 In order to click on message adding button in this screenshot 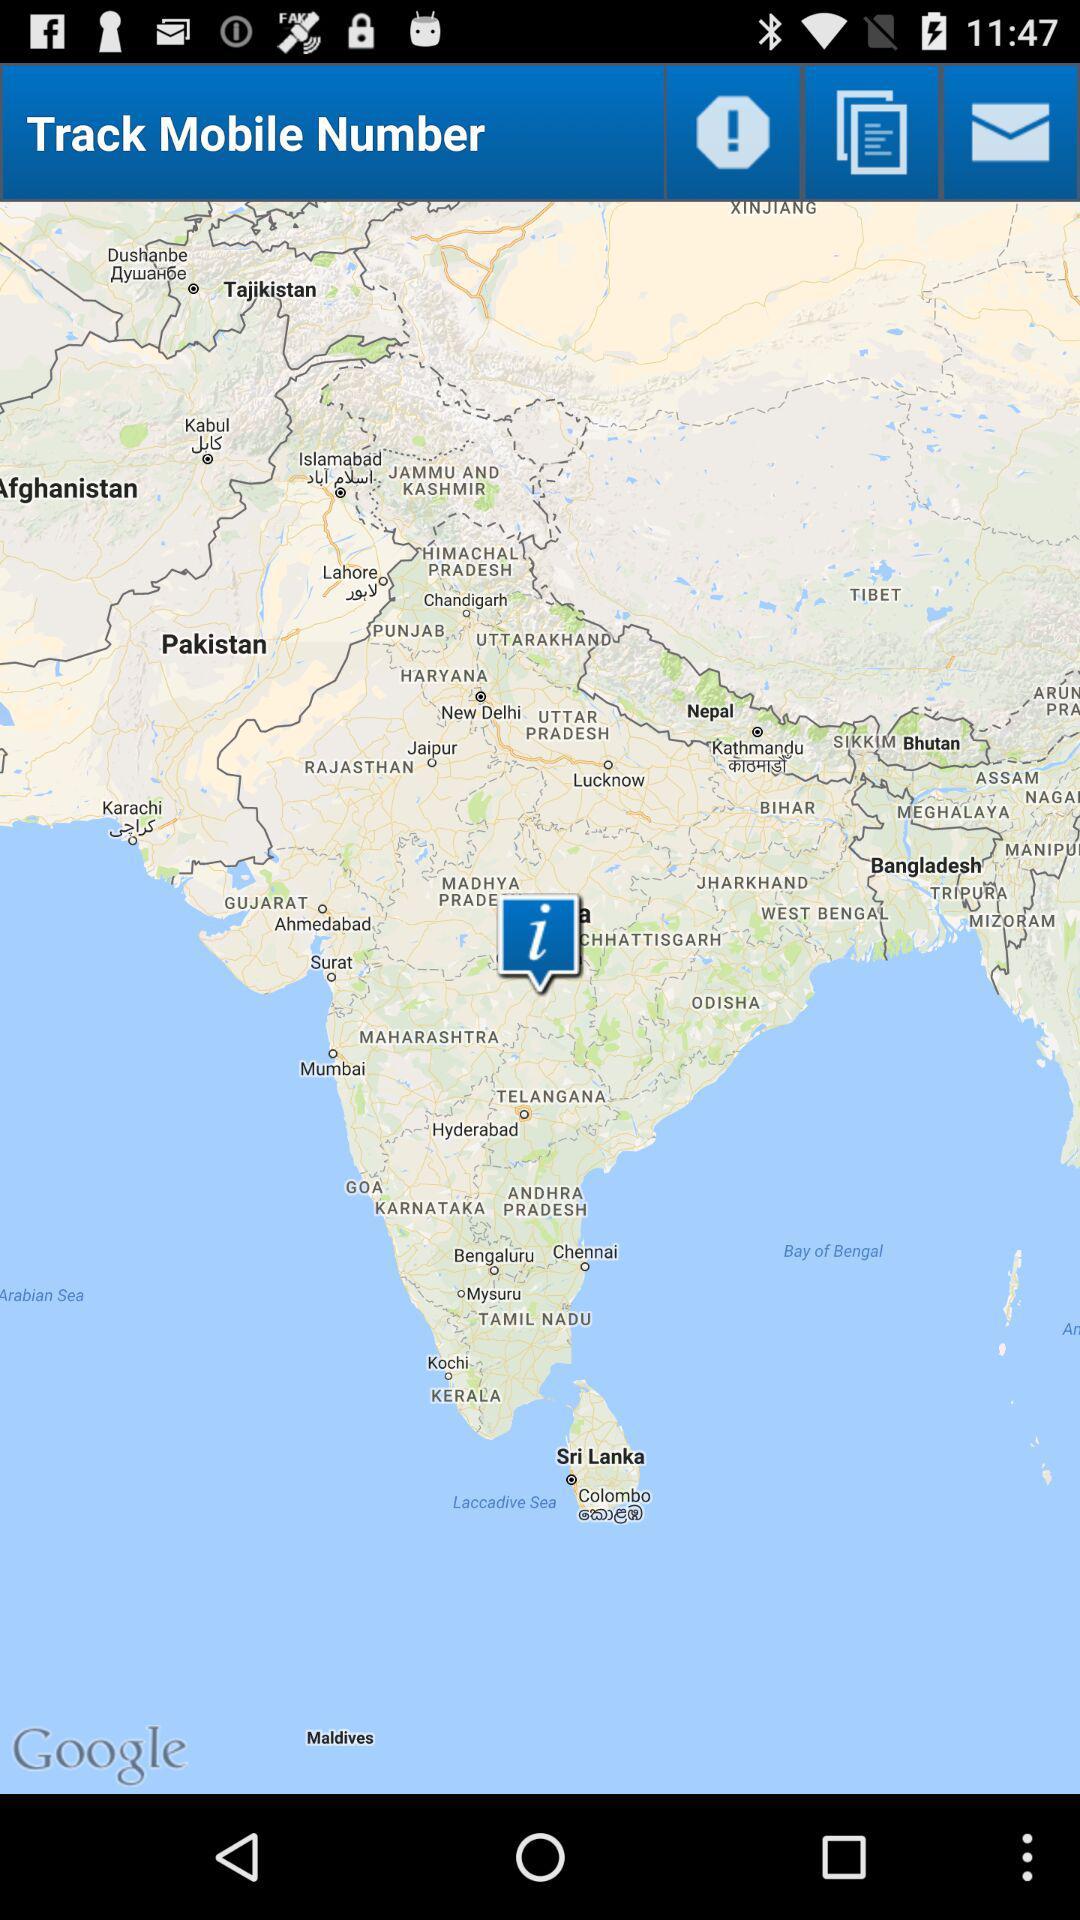, I will do `click(1010, 131)`.